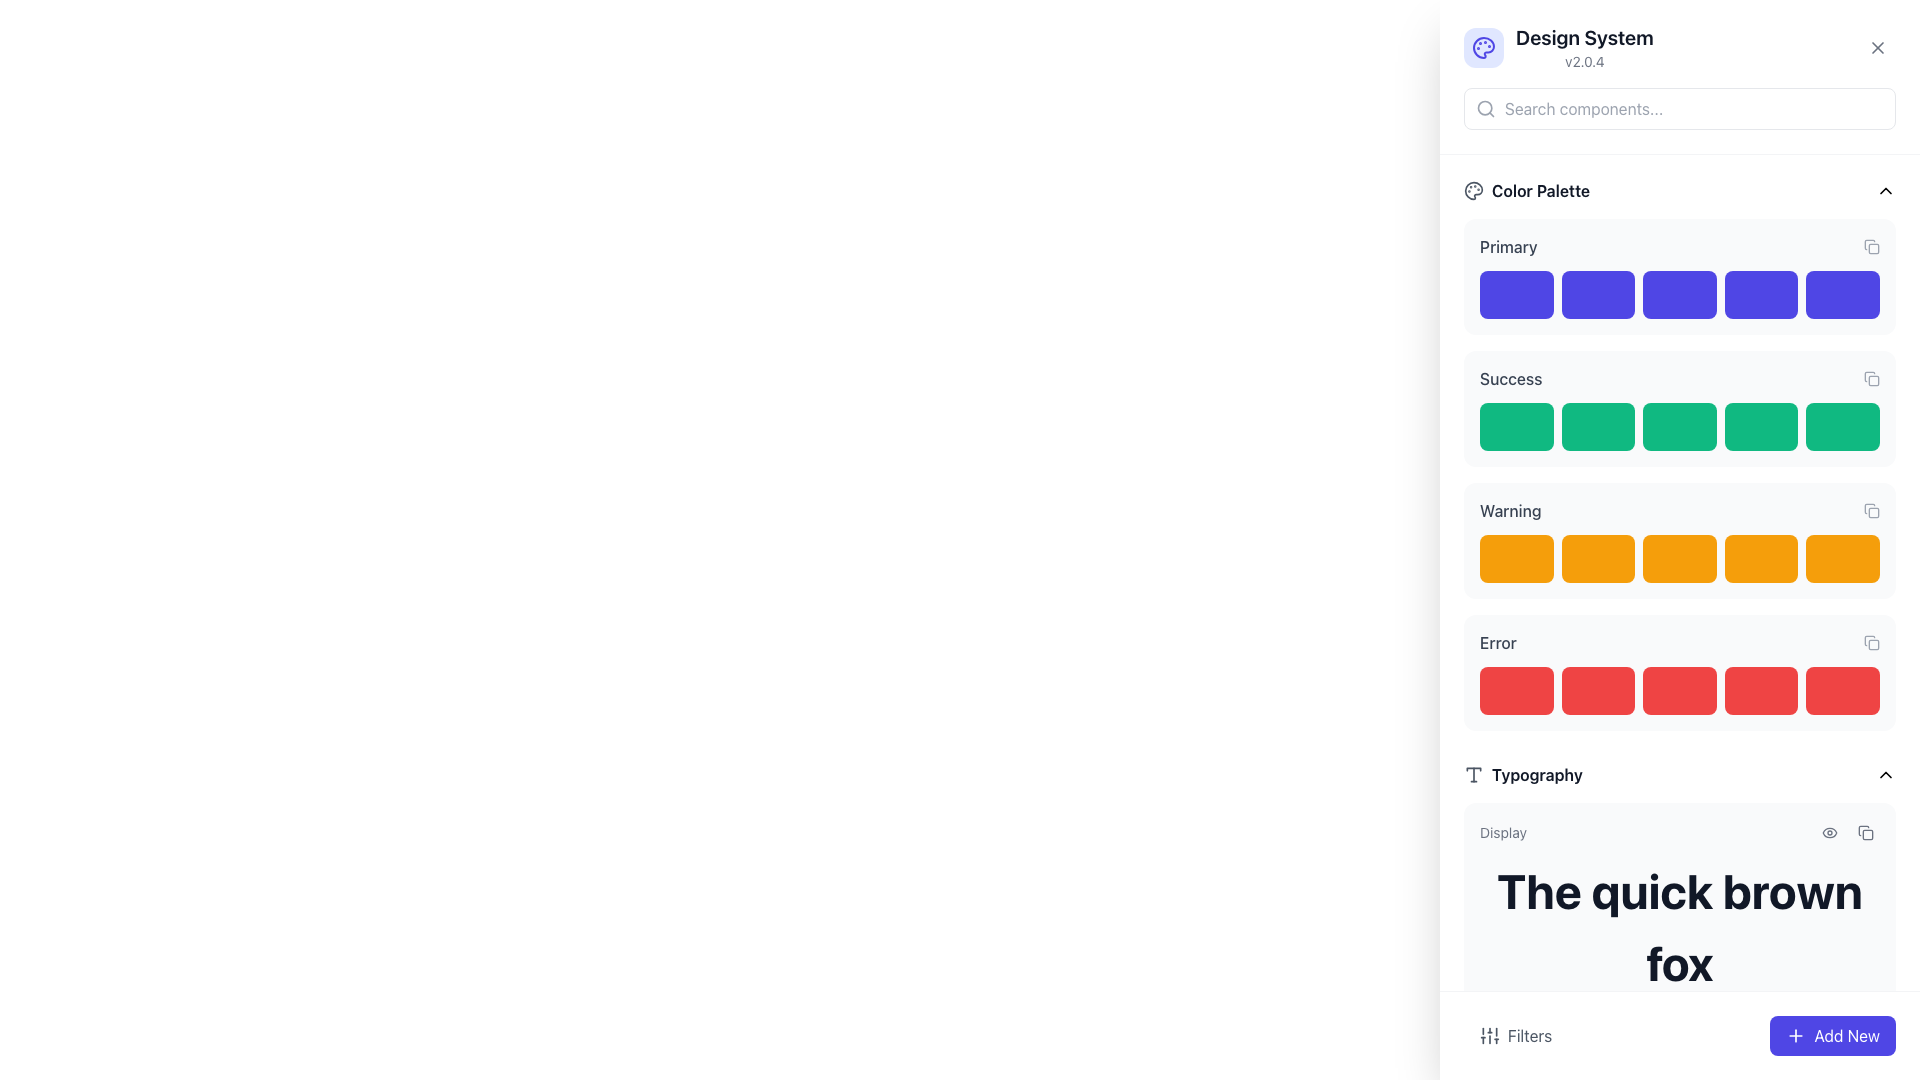 This screenshot has height=1080, width=1920. Describe the element at coordinates (1871, 245) in the screenshot. I see `the small gray square-shaped button with a document icon inside, located at the top-right corner of the 'Primary' section in the 'Color Palette', to copy information` at that location.